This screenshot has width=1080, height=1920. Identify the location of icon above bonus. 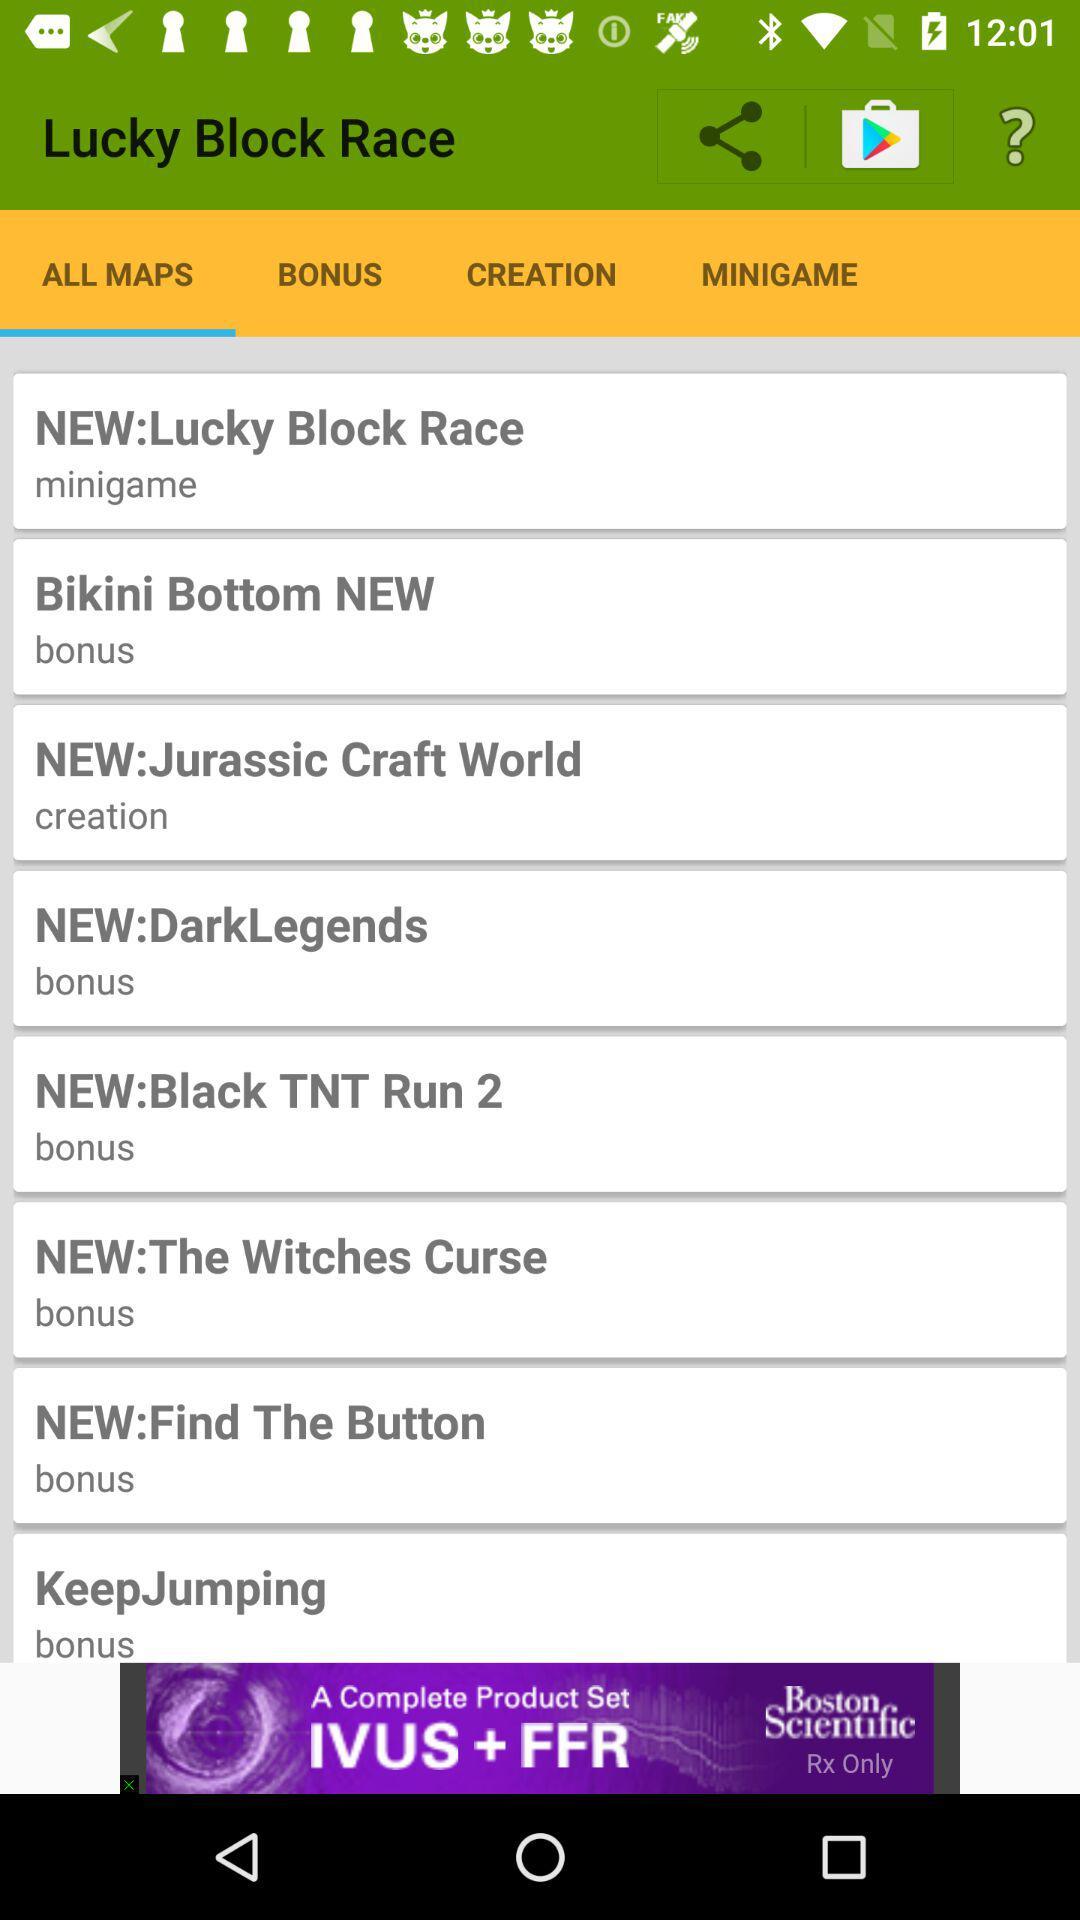
(540, 1585).